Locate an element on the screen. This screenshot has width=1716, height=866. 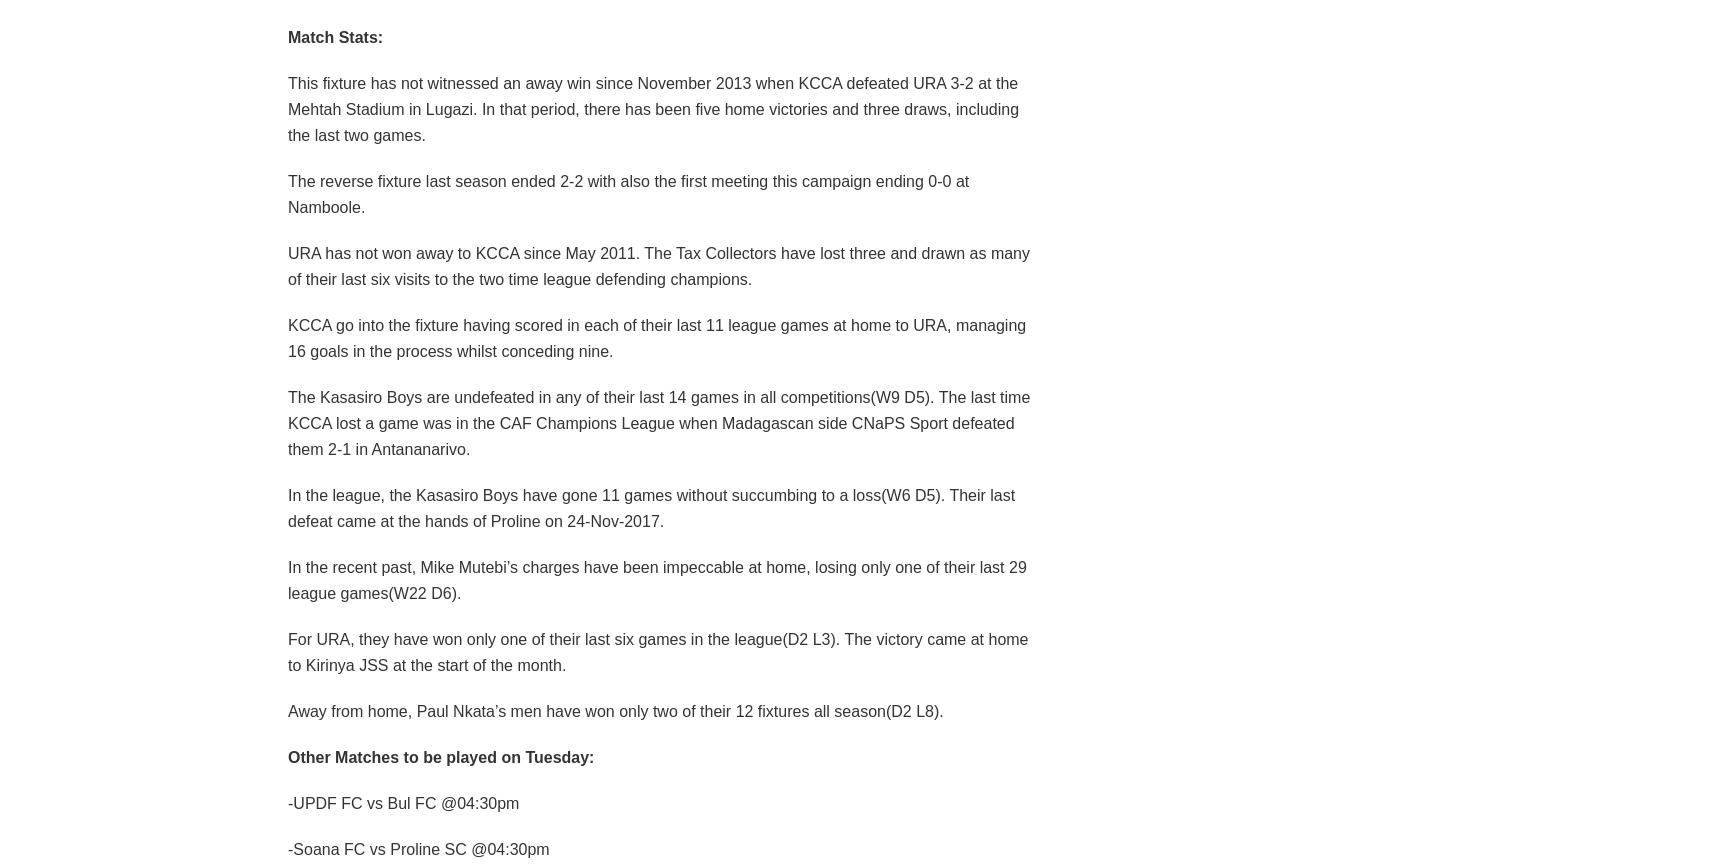
'-UPDF FC vs Bul FC @04:30pm' is located at coordinates (403, 801).